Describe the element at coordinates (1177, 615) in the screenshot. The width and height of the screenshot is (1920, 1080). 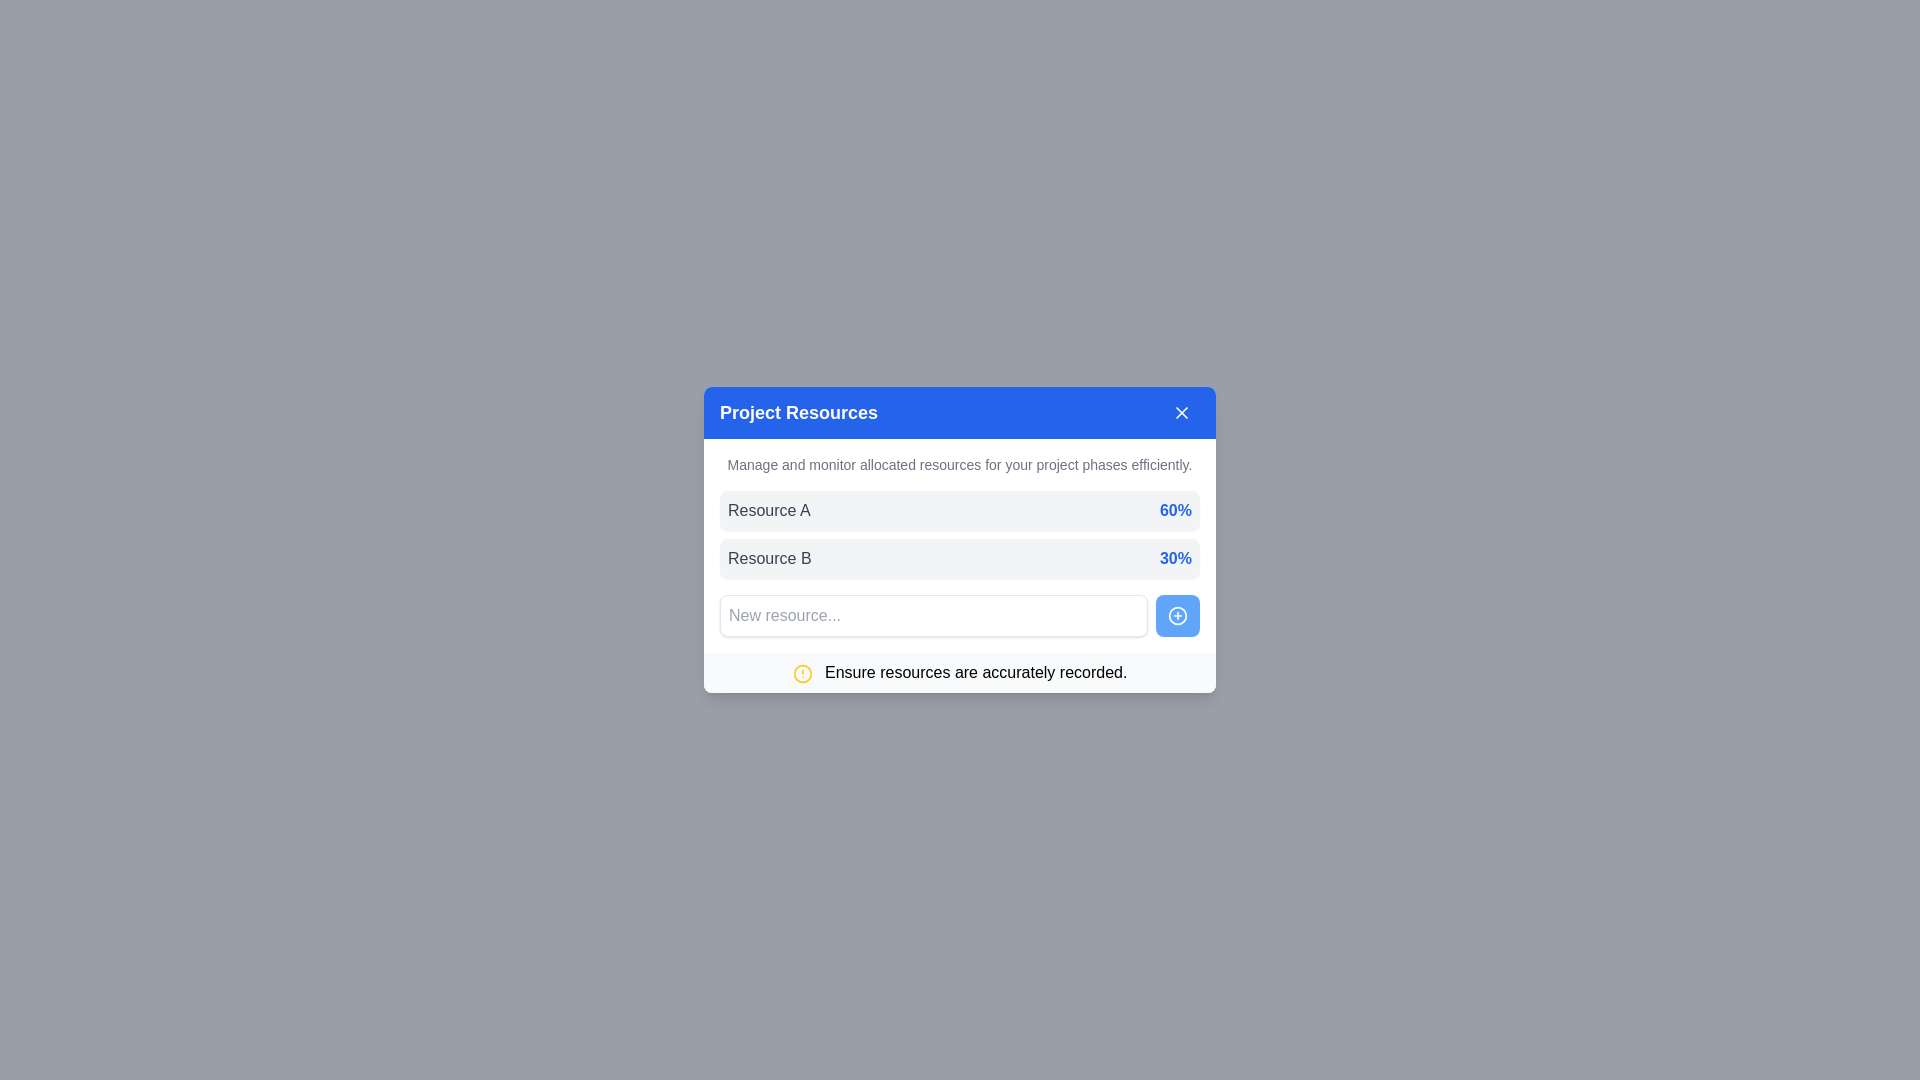
I see `the circular icon button with a blue outline located at the bottom-right corner of the modal box` at that location.